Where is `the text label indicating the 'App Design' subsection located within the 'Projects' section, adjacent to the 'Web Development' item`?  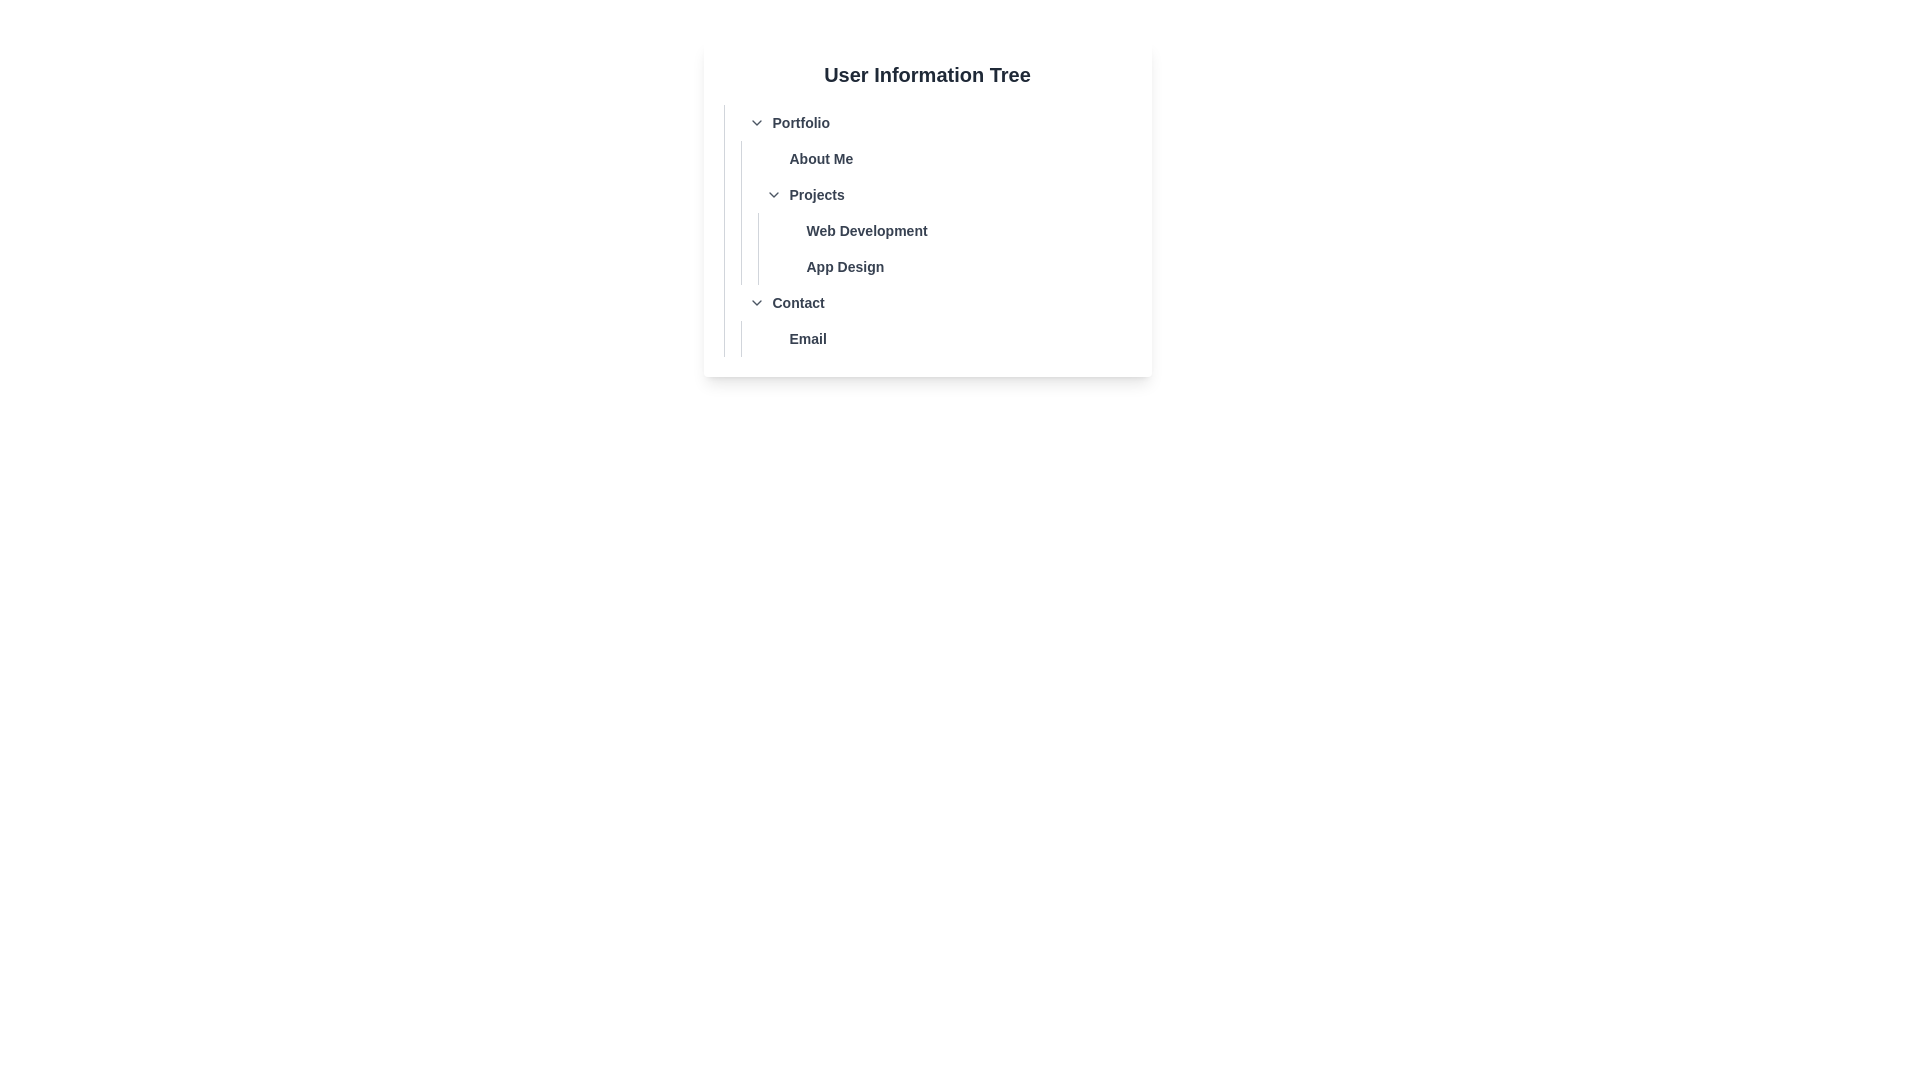
the text label indicating the 'App Design' subsection located within the 'Projects' section, adjacent to the 'Web Development' item is located at coordinates (845, 265).